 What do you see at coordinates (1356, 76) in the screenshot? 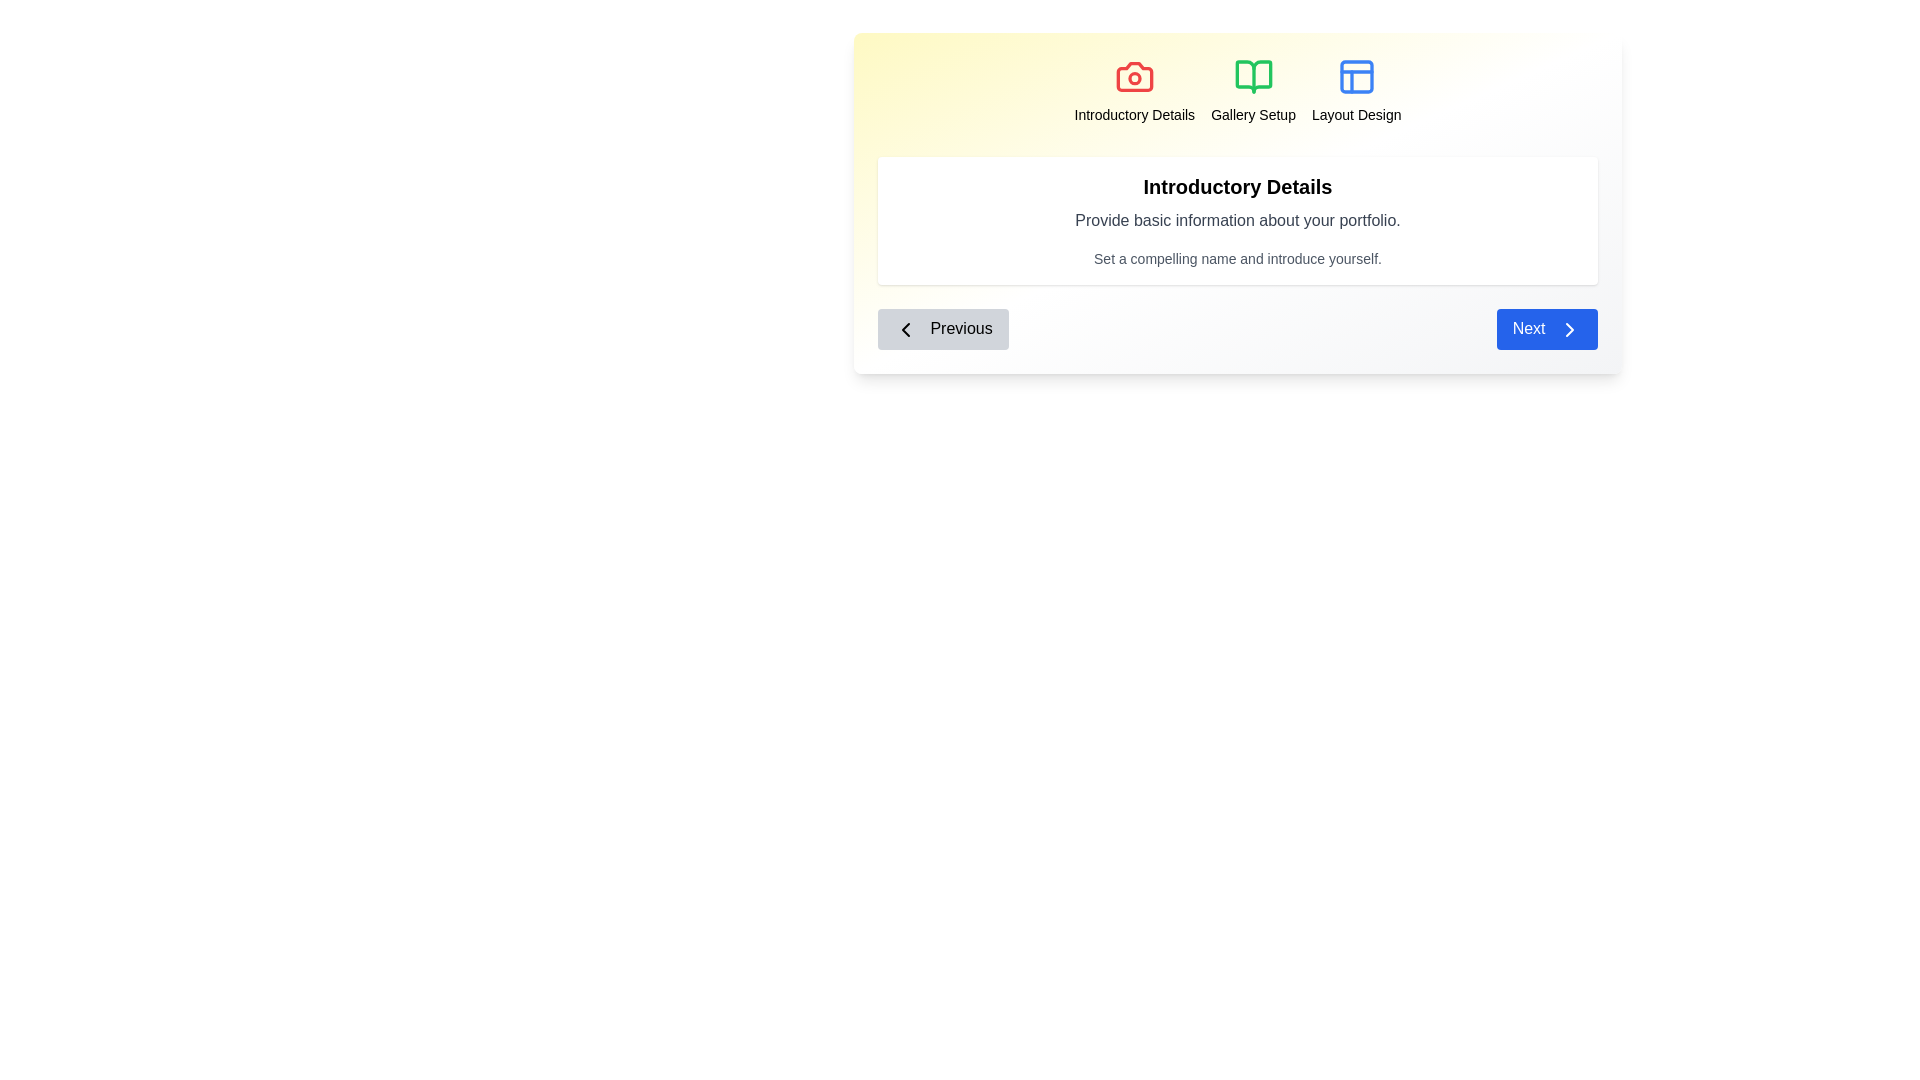
I see `the innermost rectangular section of the 'Layout Design' icon located in the top-right panel of the interface` at bounding box center [1356, 76].